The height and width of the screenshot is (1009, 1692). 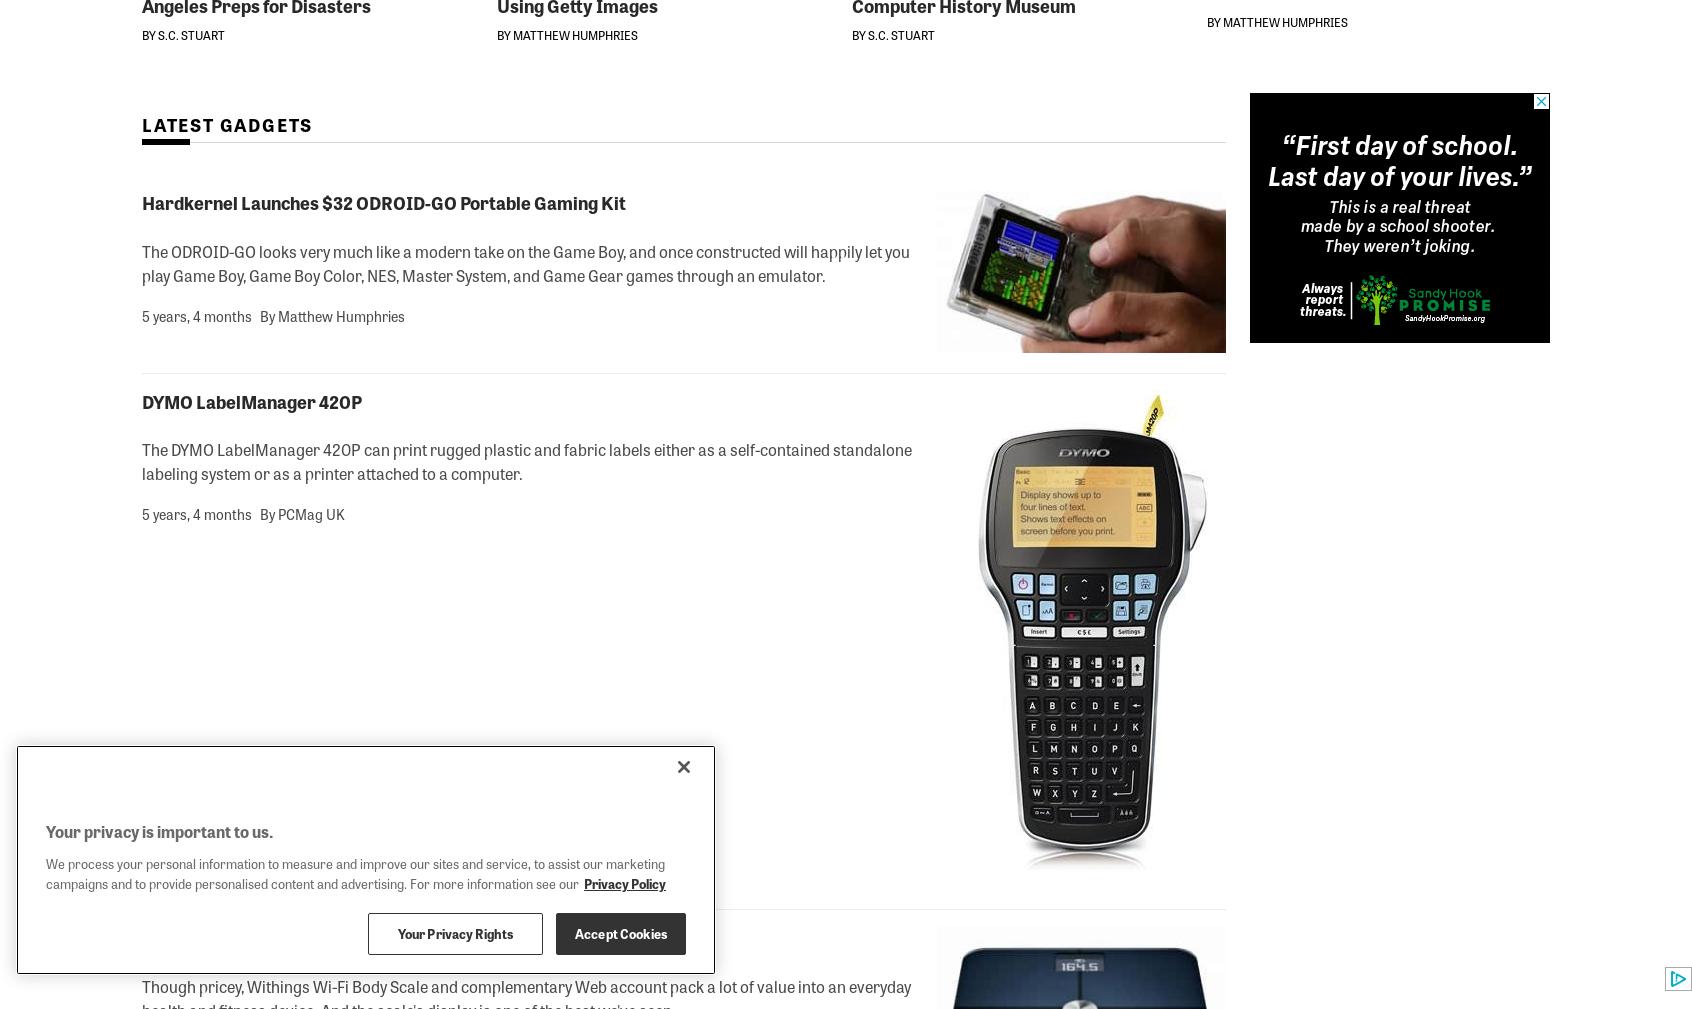 I want to click on 'By PCMag UK', so click(x=301, y=513).